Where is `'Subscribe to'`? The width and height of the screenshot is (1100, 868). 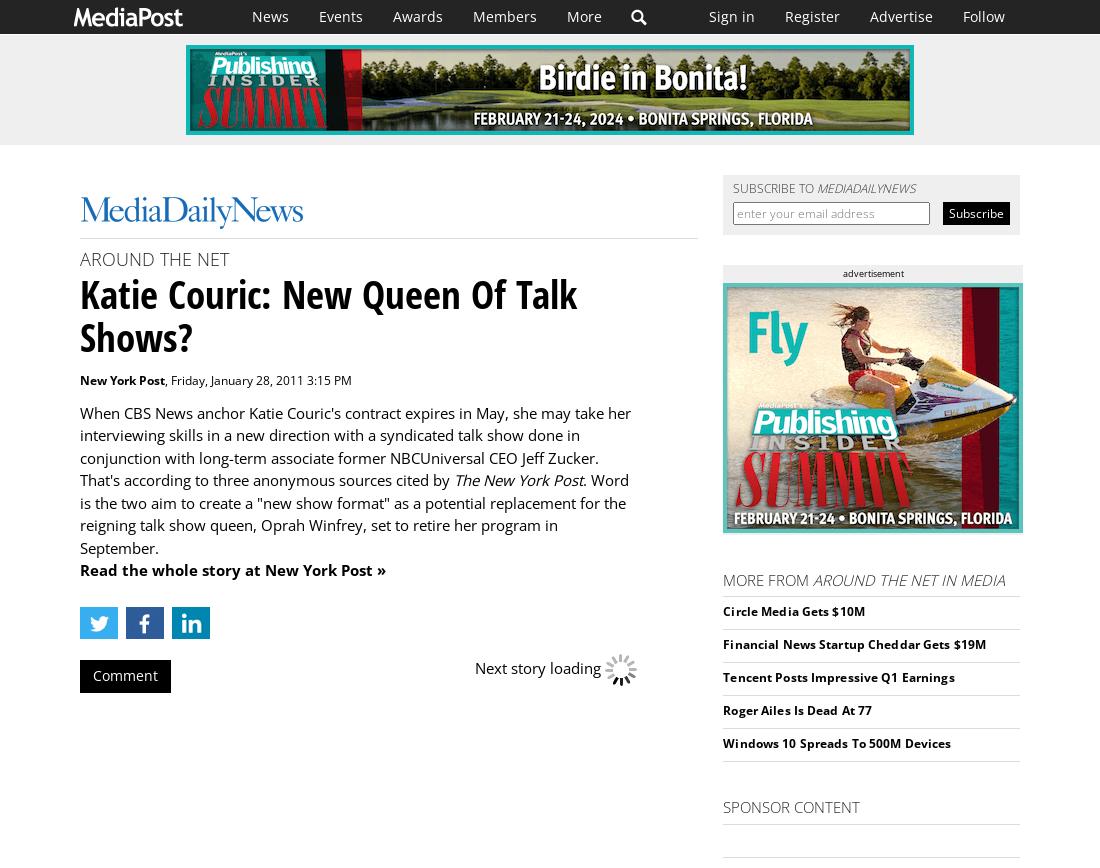
'Subscribe to' is located at coordinates (732, 188).